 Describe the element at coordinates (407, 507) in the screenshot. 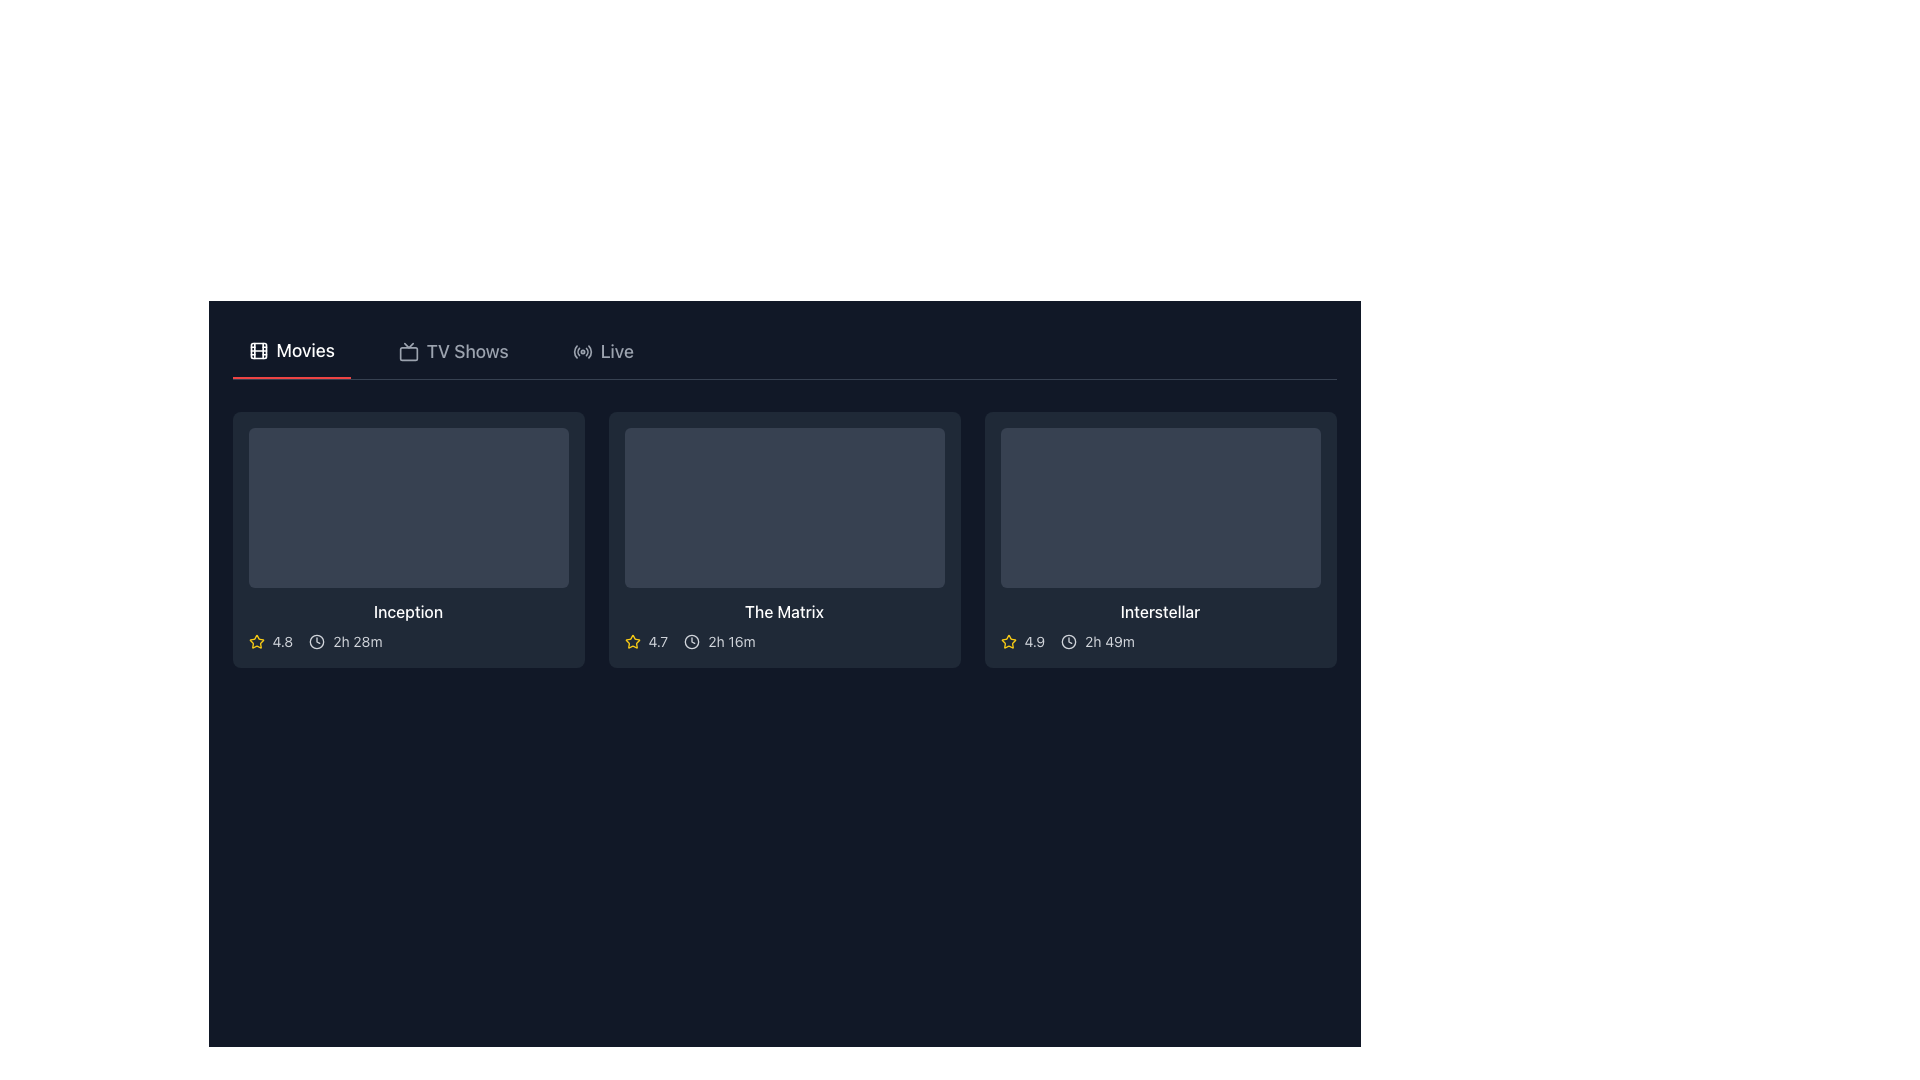

I see `the image placeholder for the movie 'Inception'` at that location.